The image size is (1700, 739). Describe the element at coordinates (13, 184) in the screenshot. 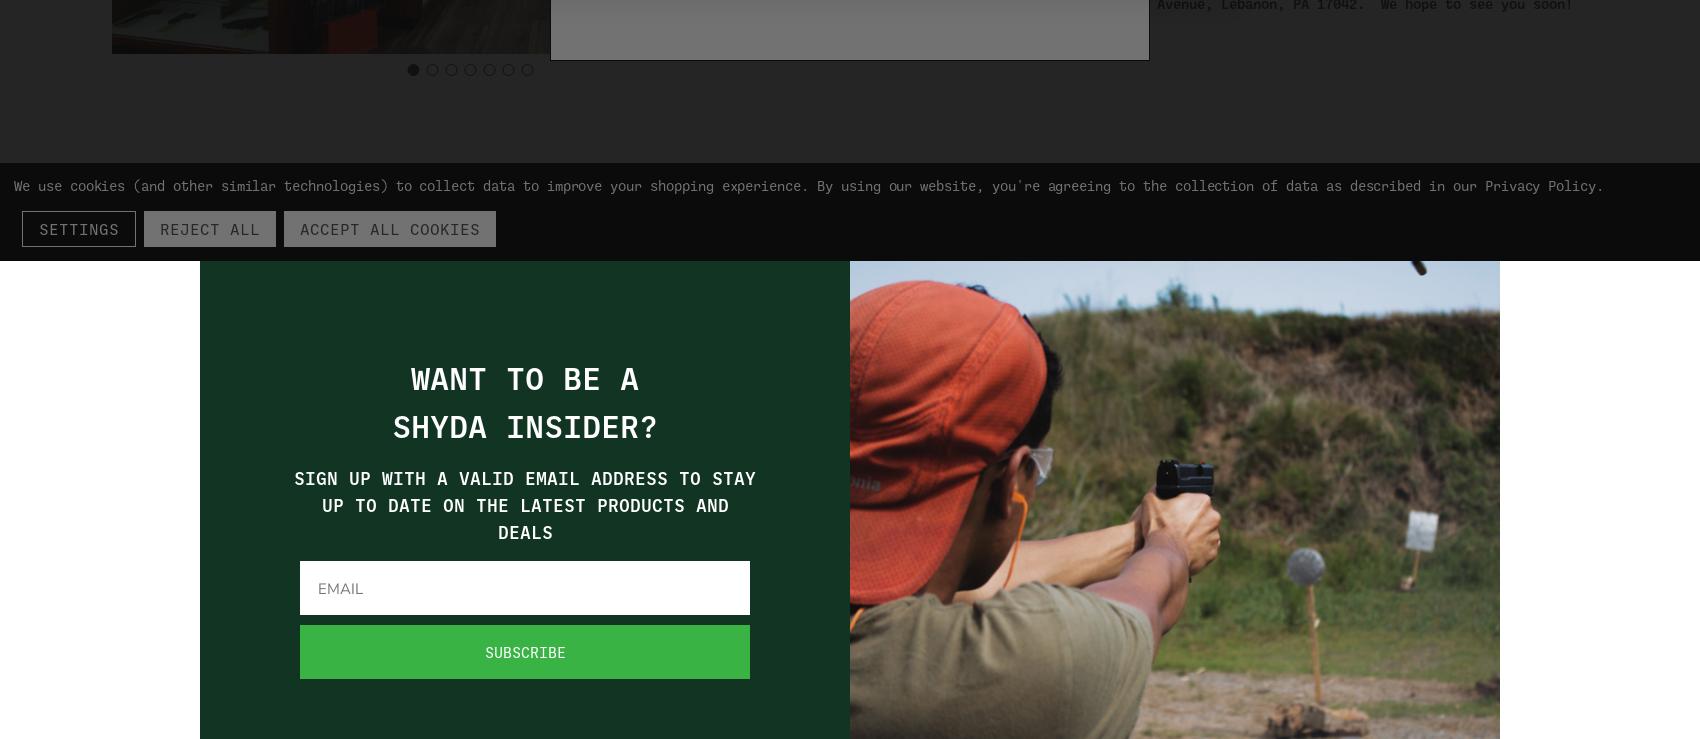

I see `'We use cookies (and other similar technologies) to collect data to improve your shopping experience.'` at that location.